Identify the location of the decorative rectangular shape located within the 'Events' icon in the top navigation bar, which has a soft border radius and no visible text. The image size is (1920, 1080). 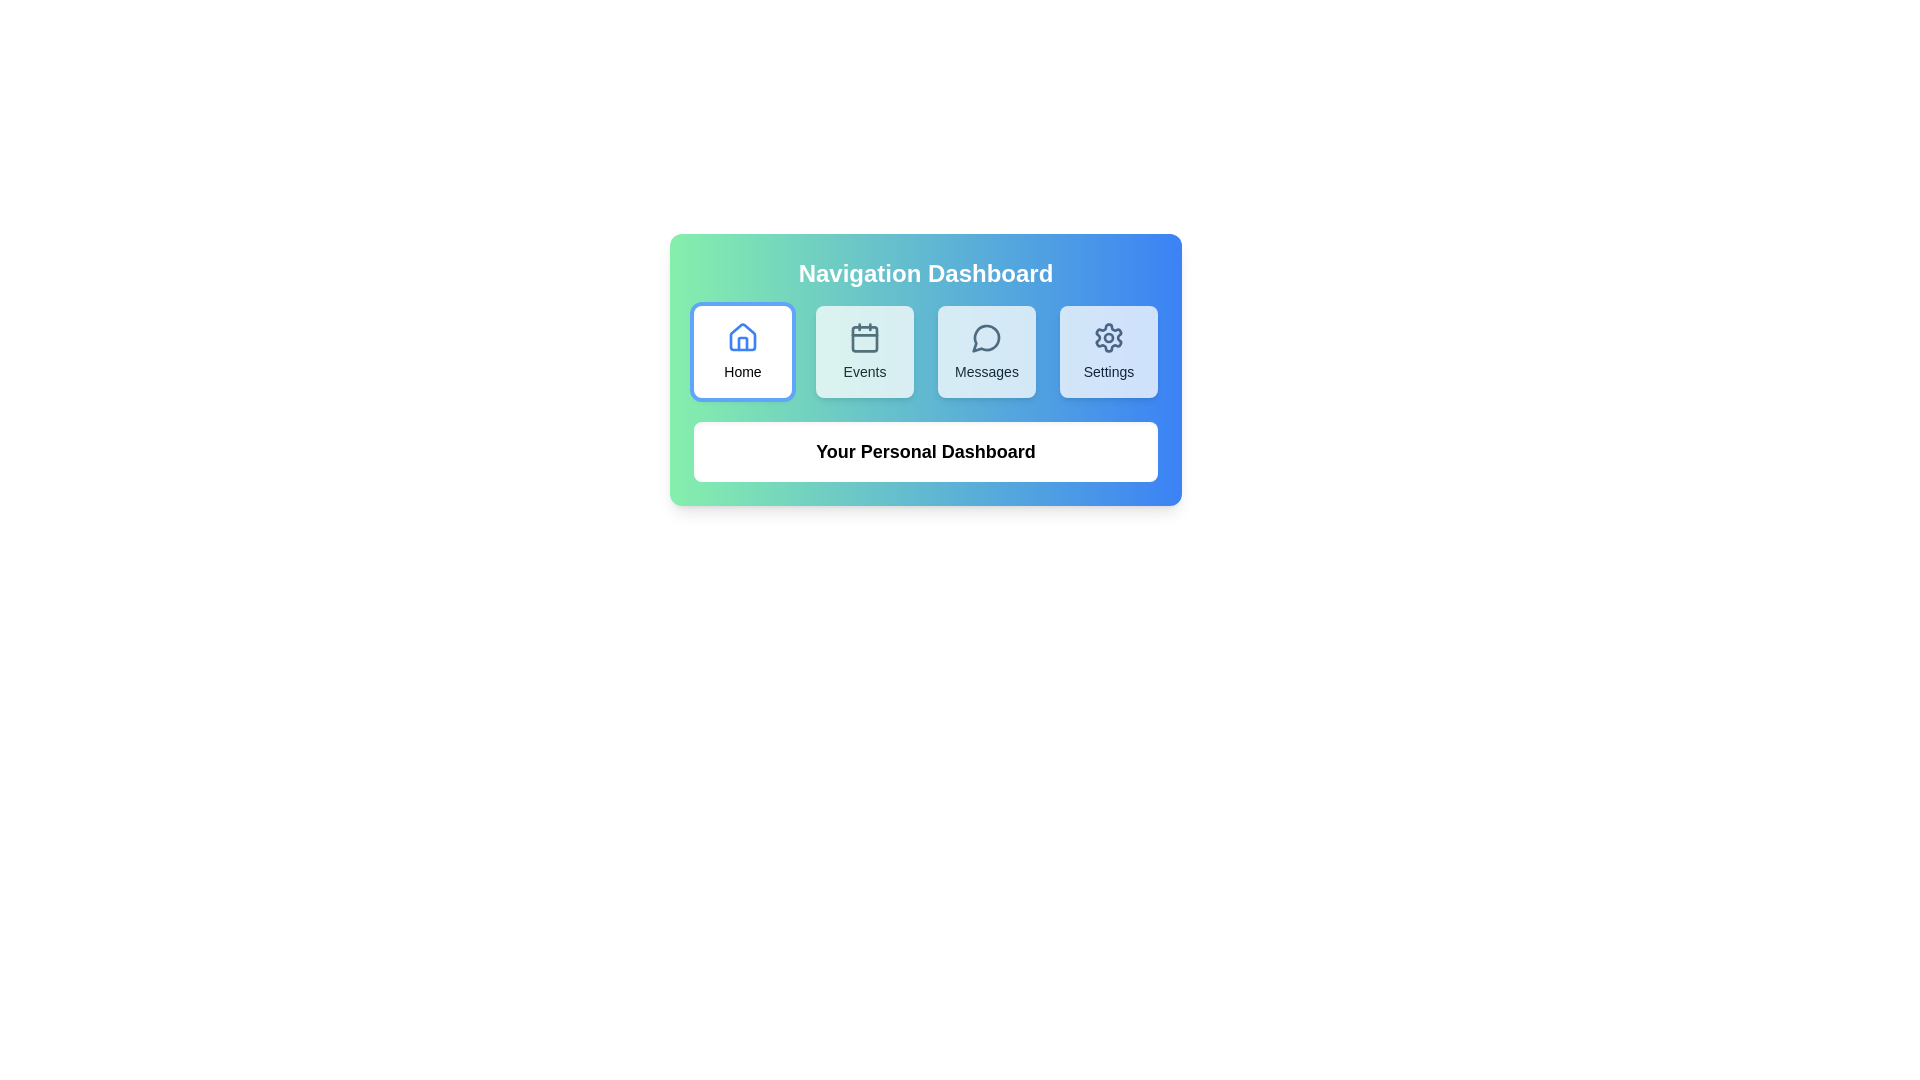
(864, 338).